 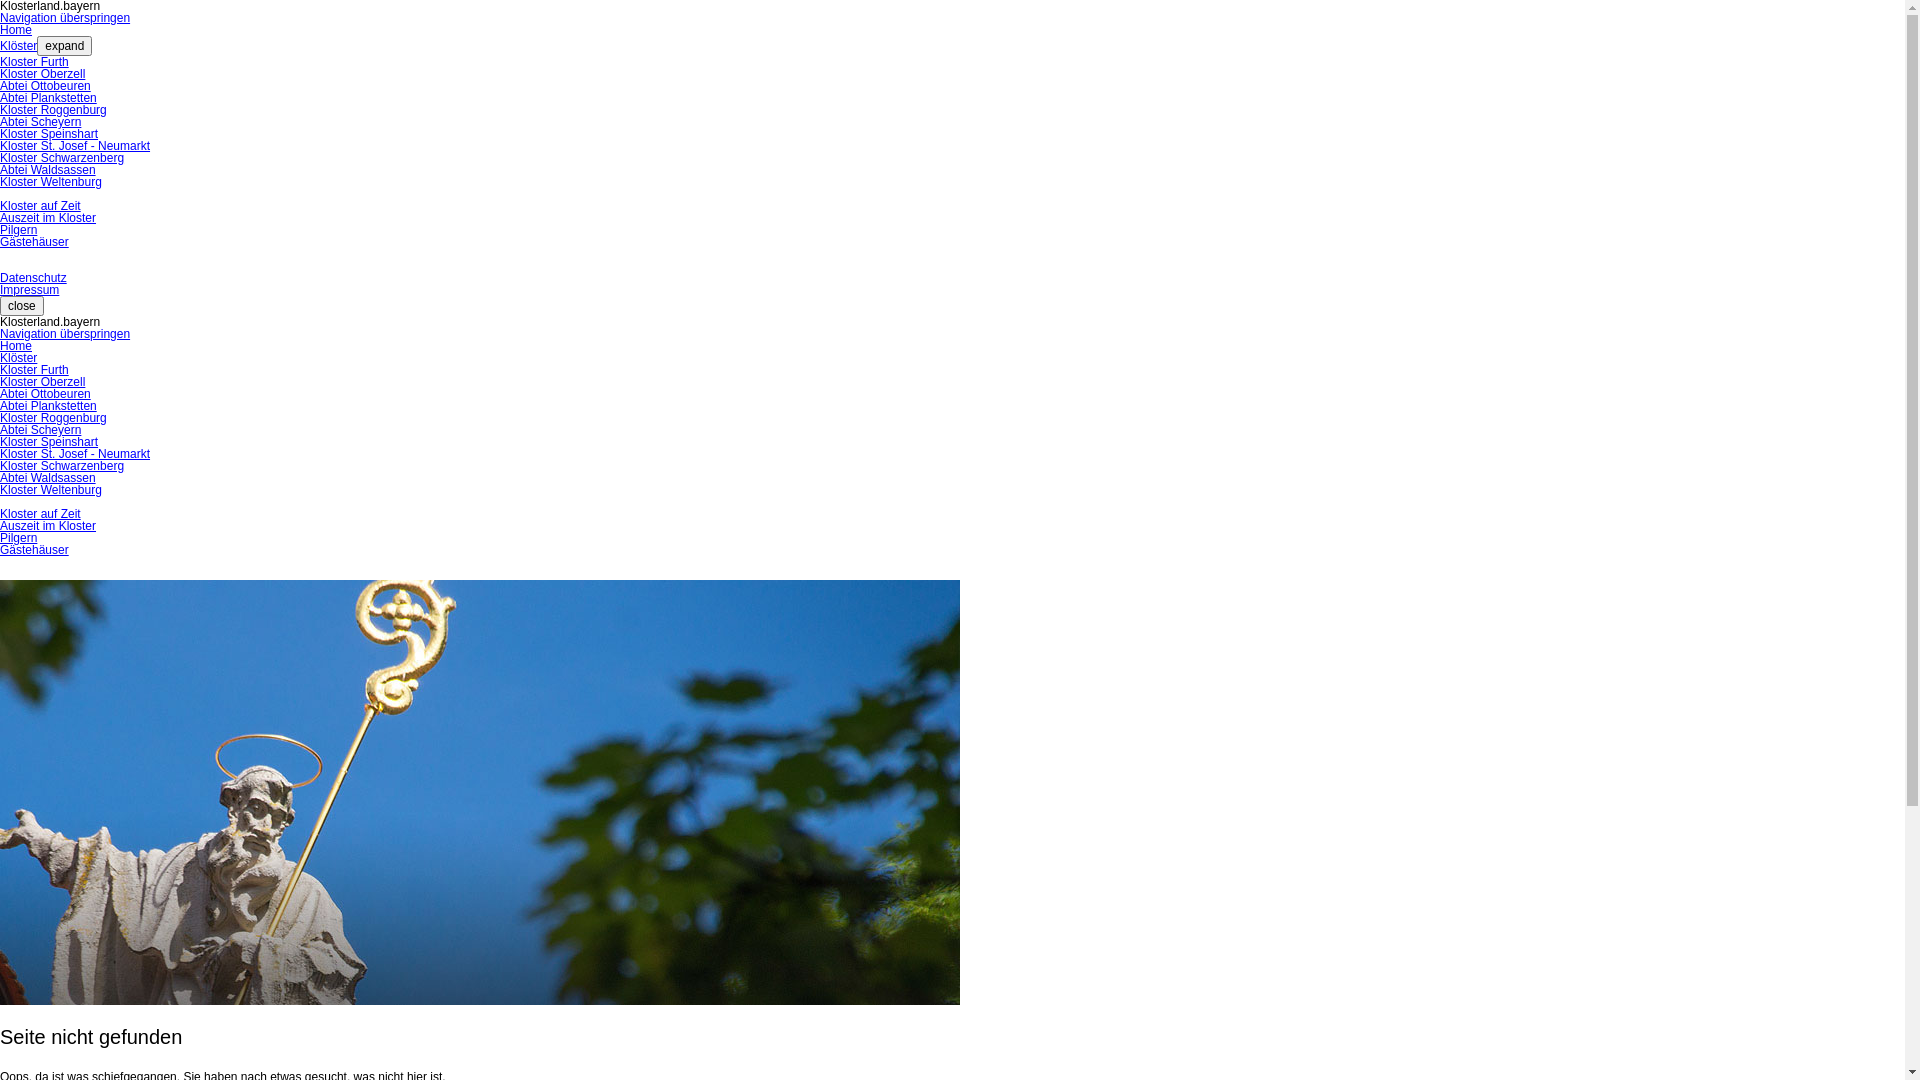 I want to click on 'Abtei Scheyern', so click(x=40, y=122).